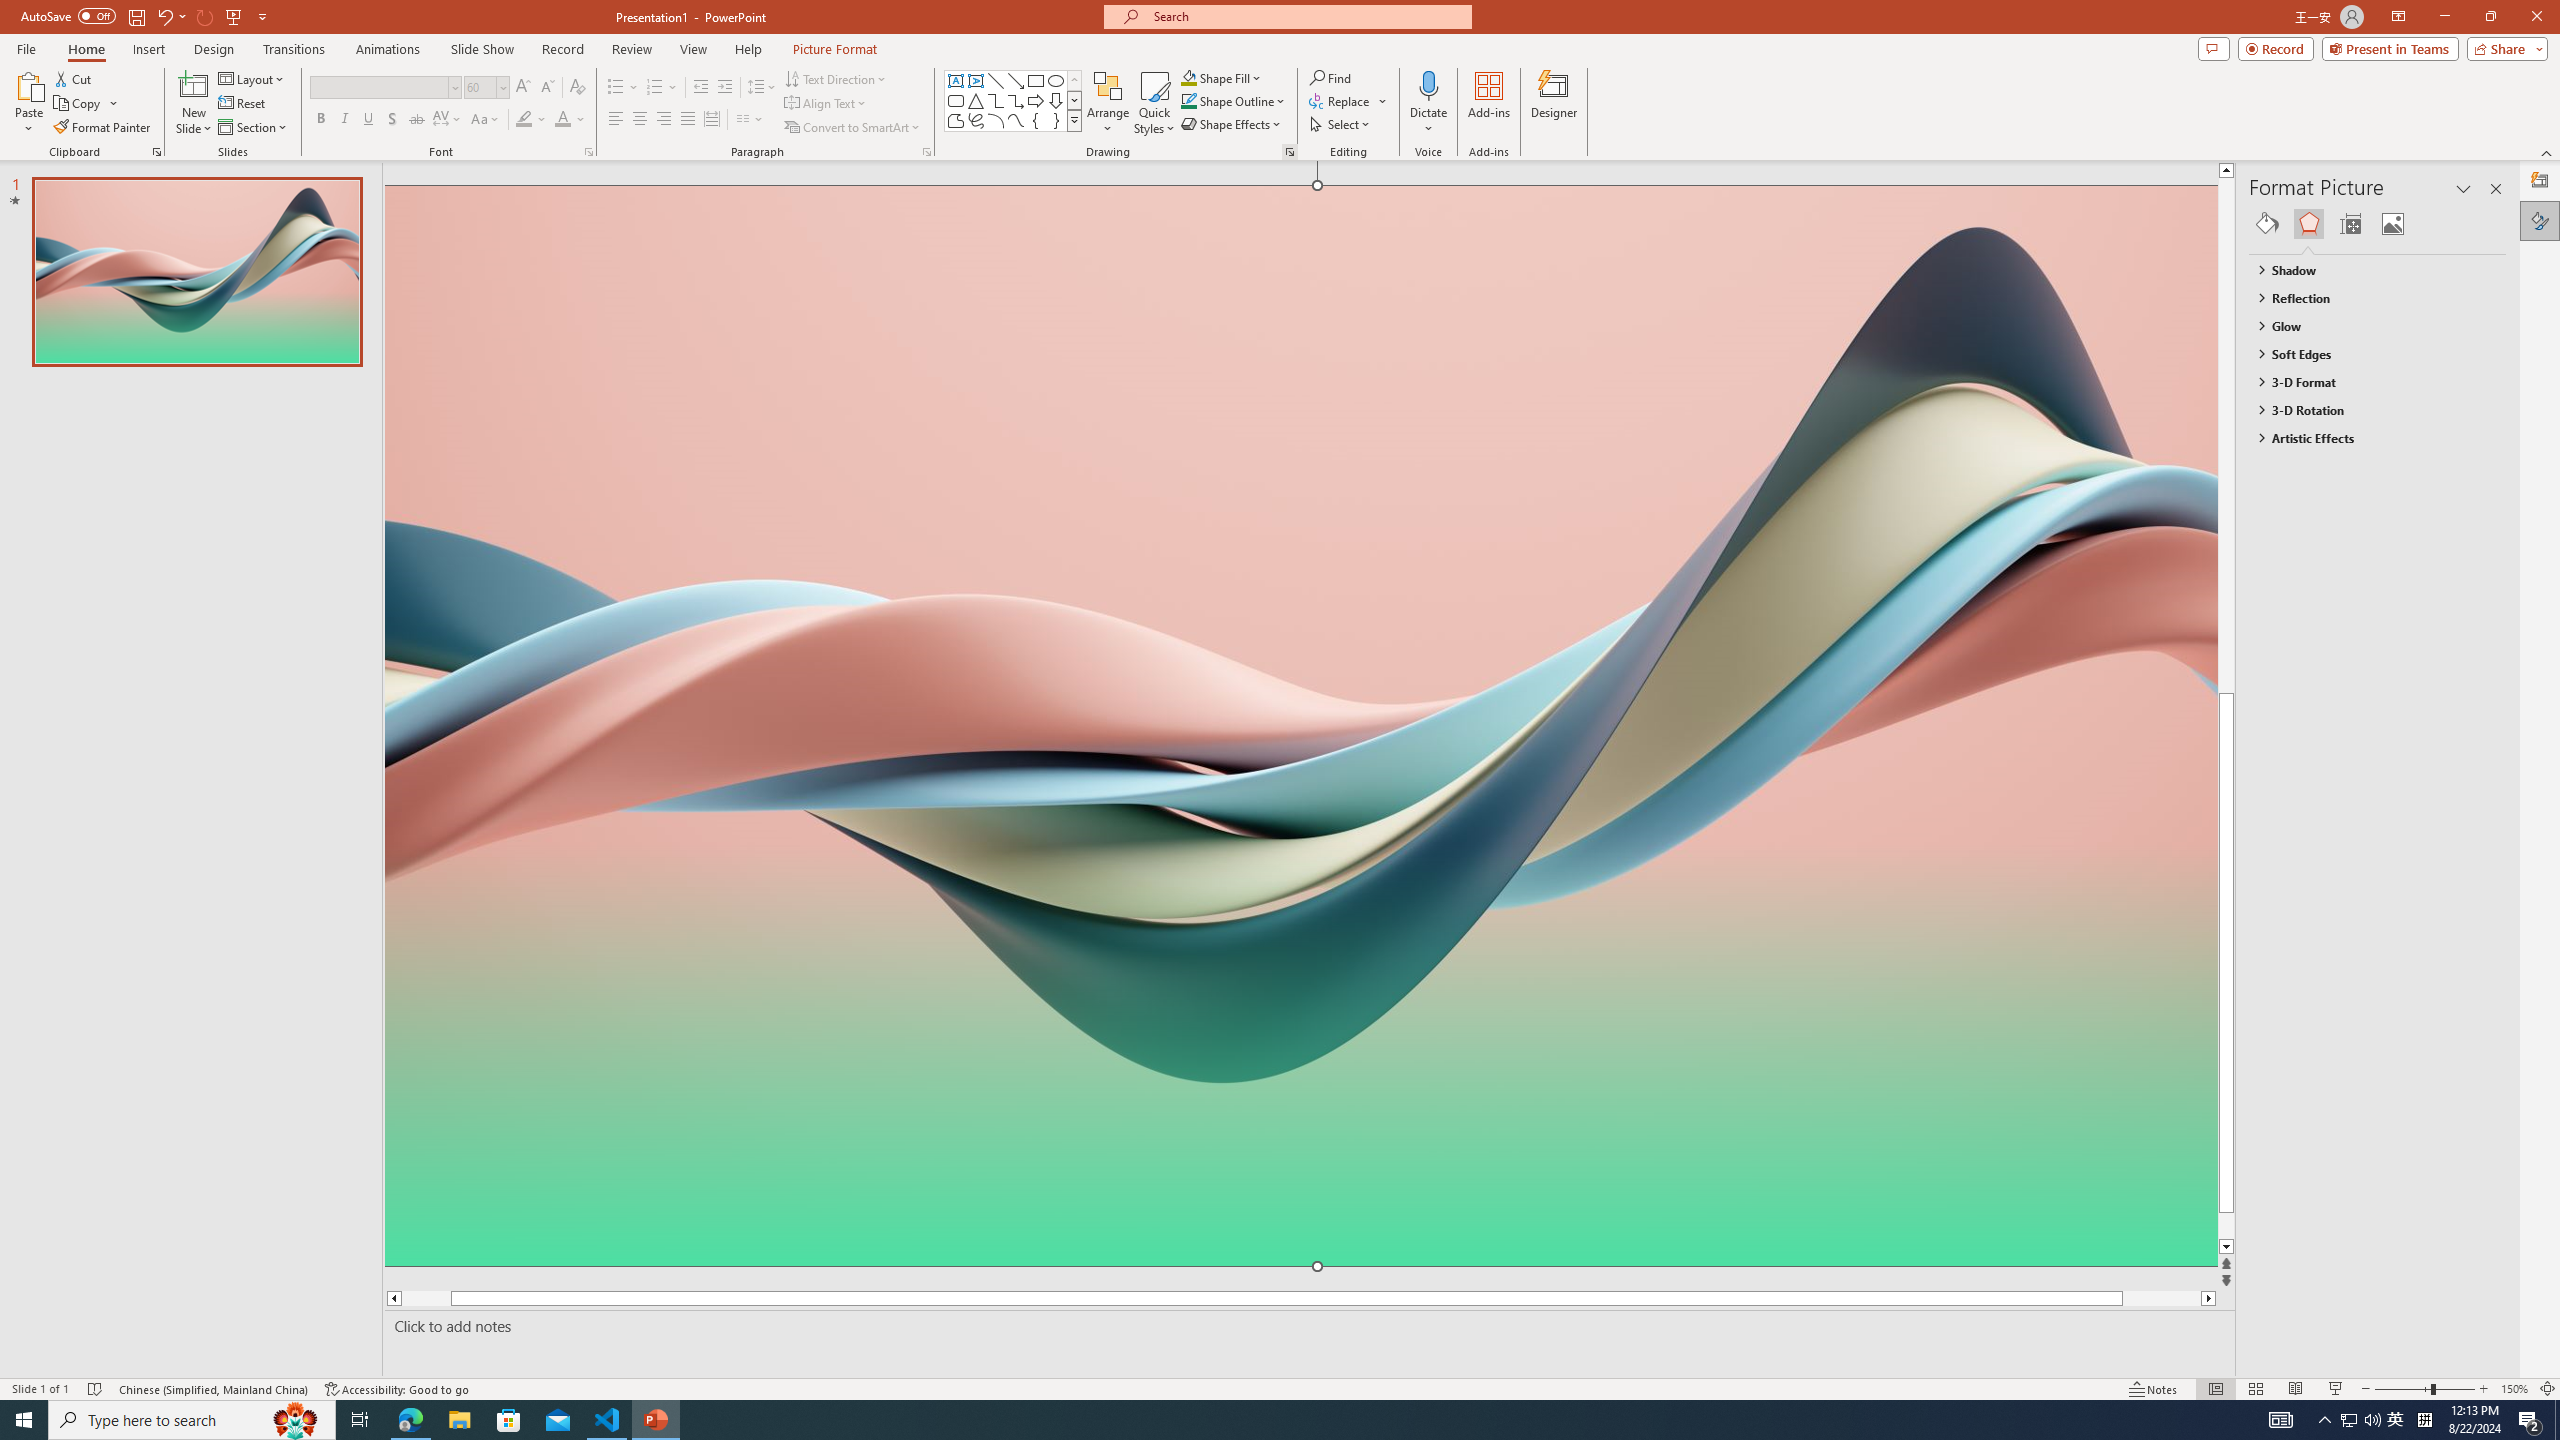 The width and height of the screenshot is (2560, 1440). What do you see at coordinates (2351, 222) in the screenshot?
I see `'Size & Properties'` at bounding box center [2351, 222].